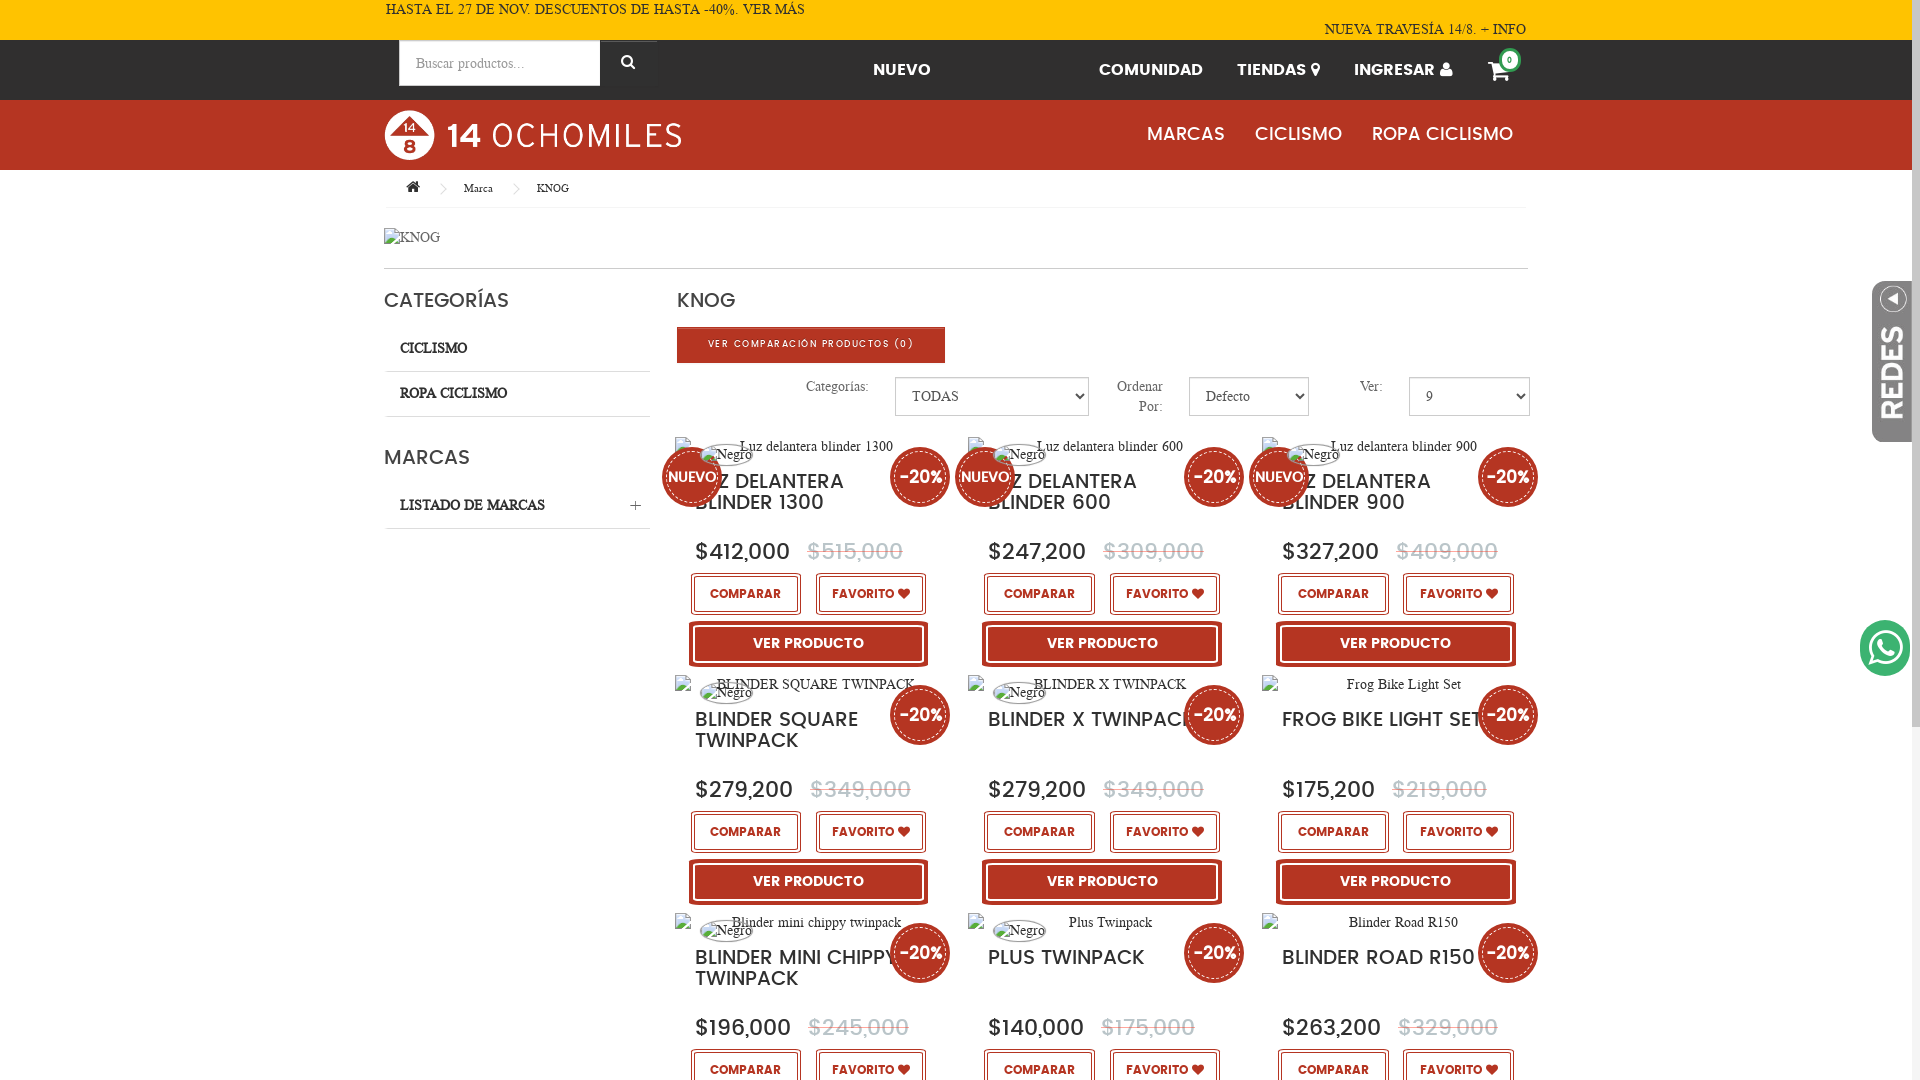  I want to click on 'ROPA CICLISMO', so click(517, 394).